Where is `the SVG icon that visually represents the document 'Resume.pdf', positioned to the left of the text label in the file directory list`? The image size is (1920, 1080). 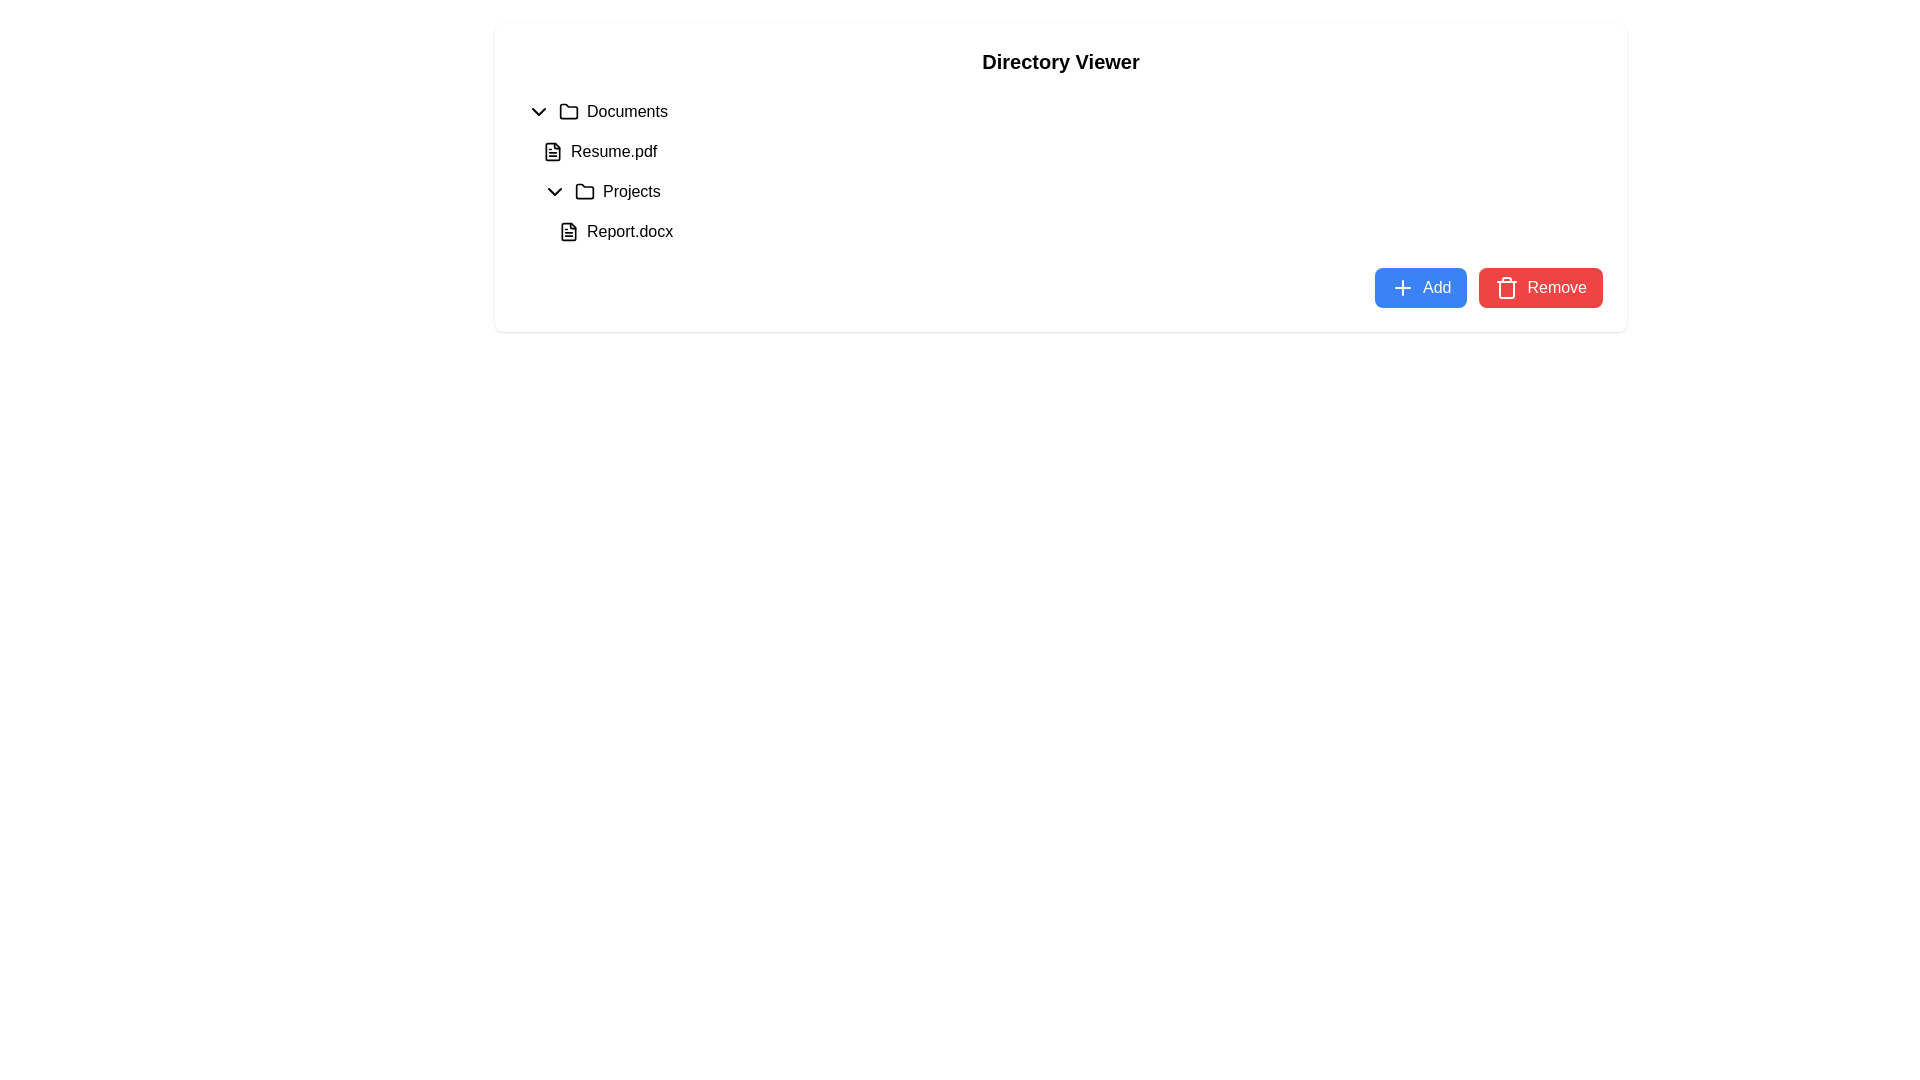 the SVG icon that visually represents the document 'Resume.pdf', positioned to the left of the text label in the file directory list is located at coordinates (552, 150).